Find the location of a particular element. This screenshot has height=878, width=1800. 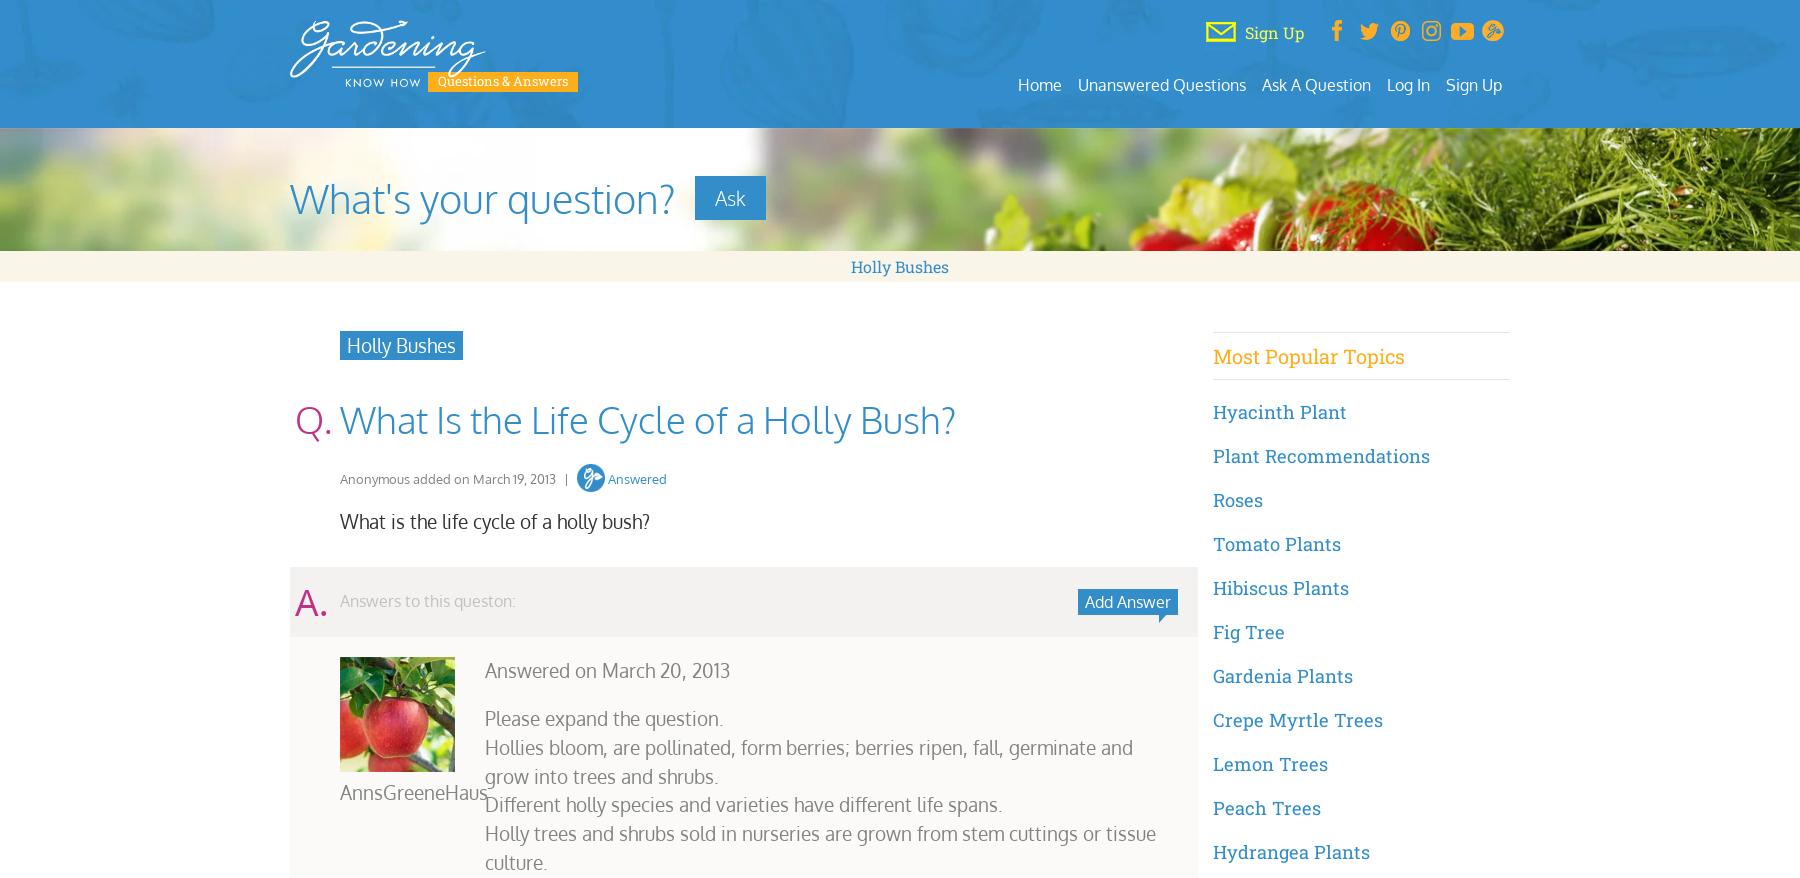

'Log In' is located at coordinates (1407, 83).